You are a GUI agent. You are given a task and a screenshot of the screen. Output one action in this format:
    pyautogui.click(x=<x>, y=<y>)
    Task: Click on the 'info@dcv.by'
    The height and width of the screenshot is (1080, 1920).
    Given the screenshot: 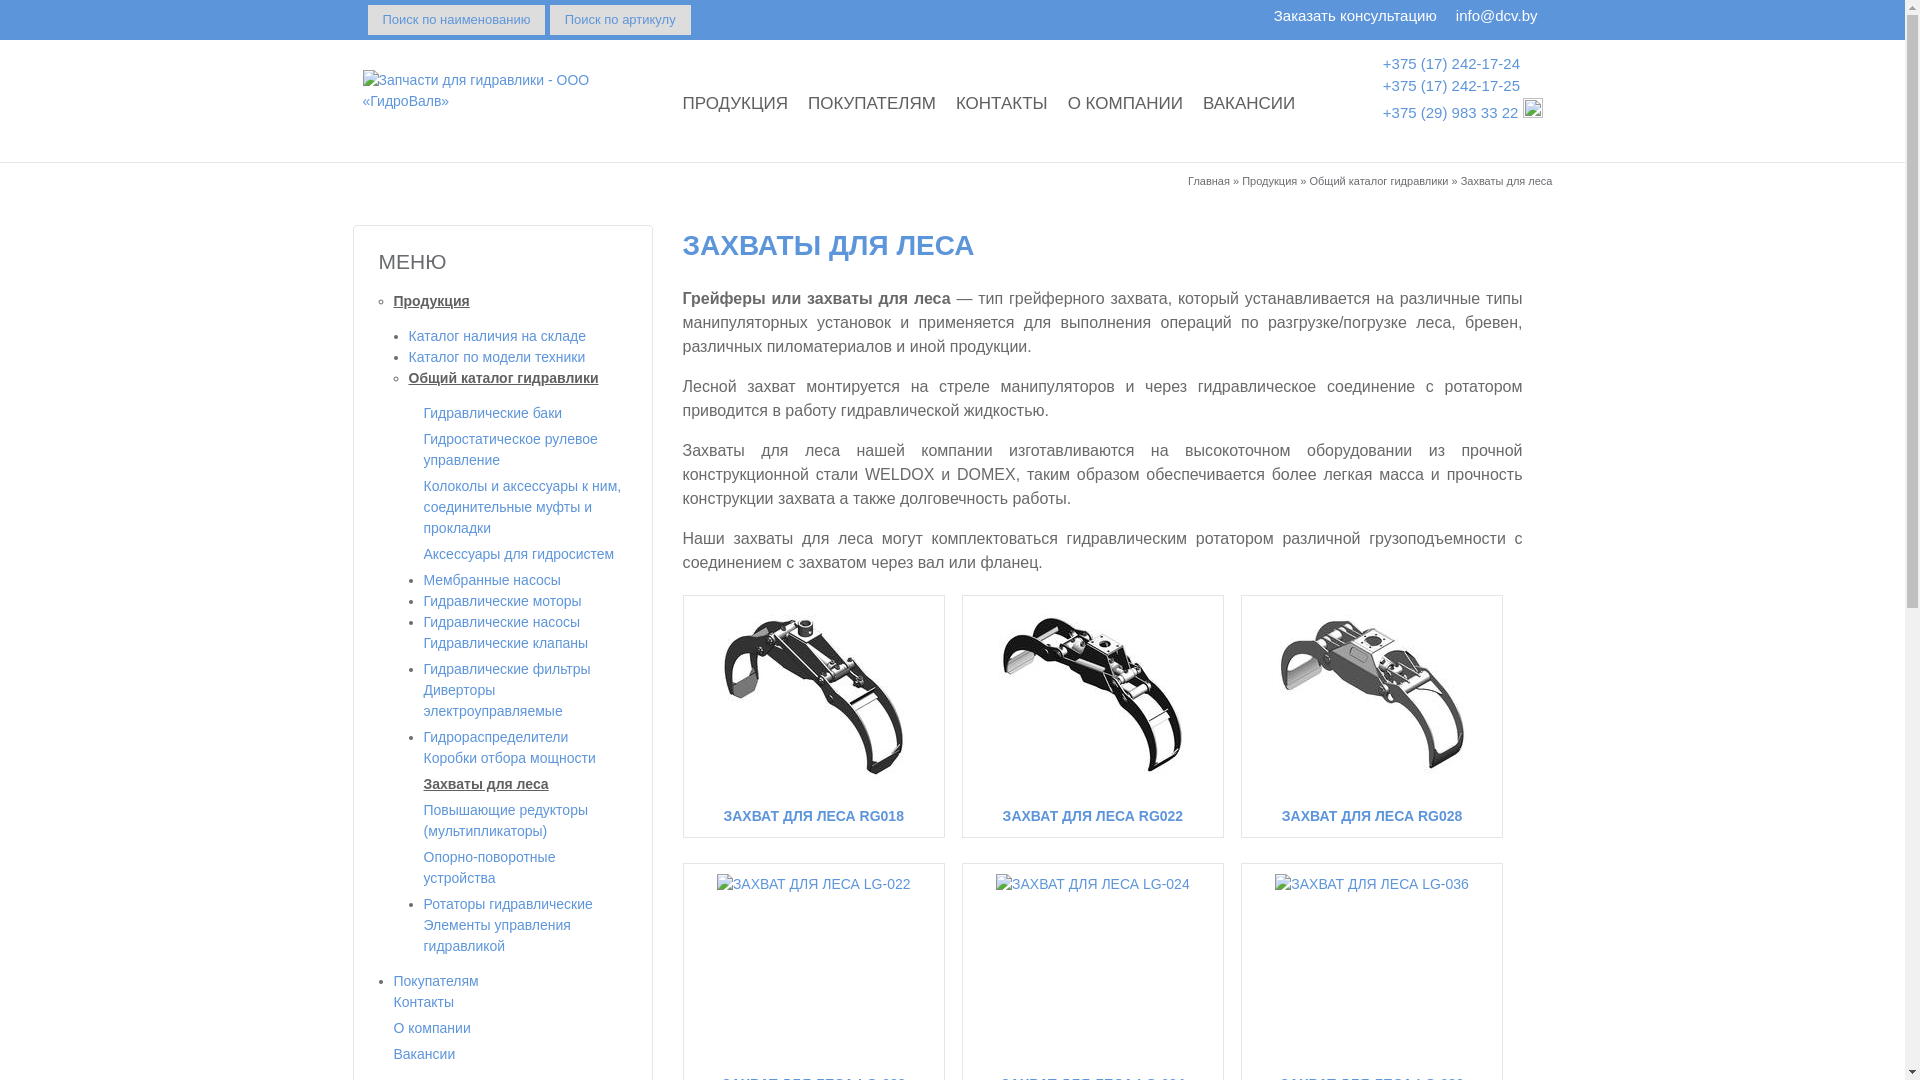 What is the action you would take?
    pyautogui.click(x=1455, y=15)
    